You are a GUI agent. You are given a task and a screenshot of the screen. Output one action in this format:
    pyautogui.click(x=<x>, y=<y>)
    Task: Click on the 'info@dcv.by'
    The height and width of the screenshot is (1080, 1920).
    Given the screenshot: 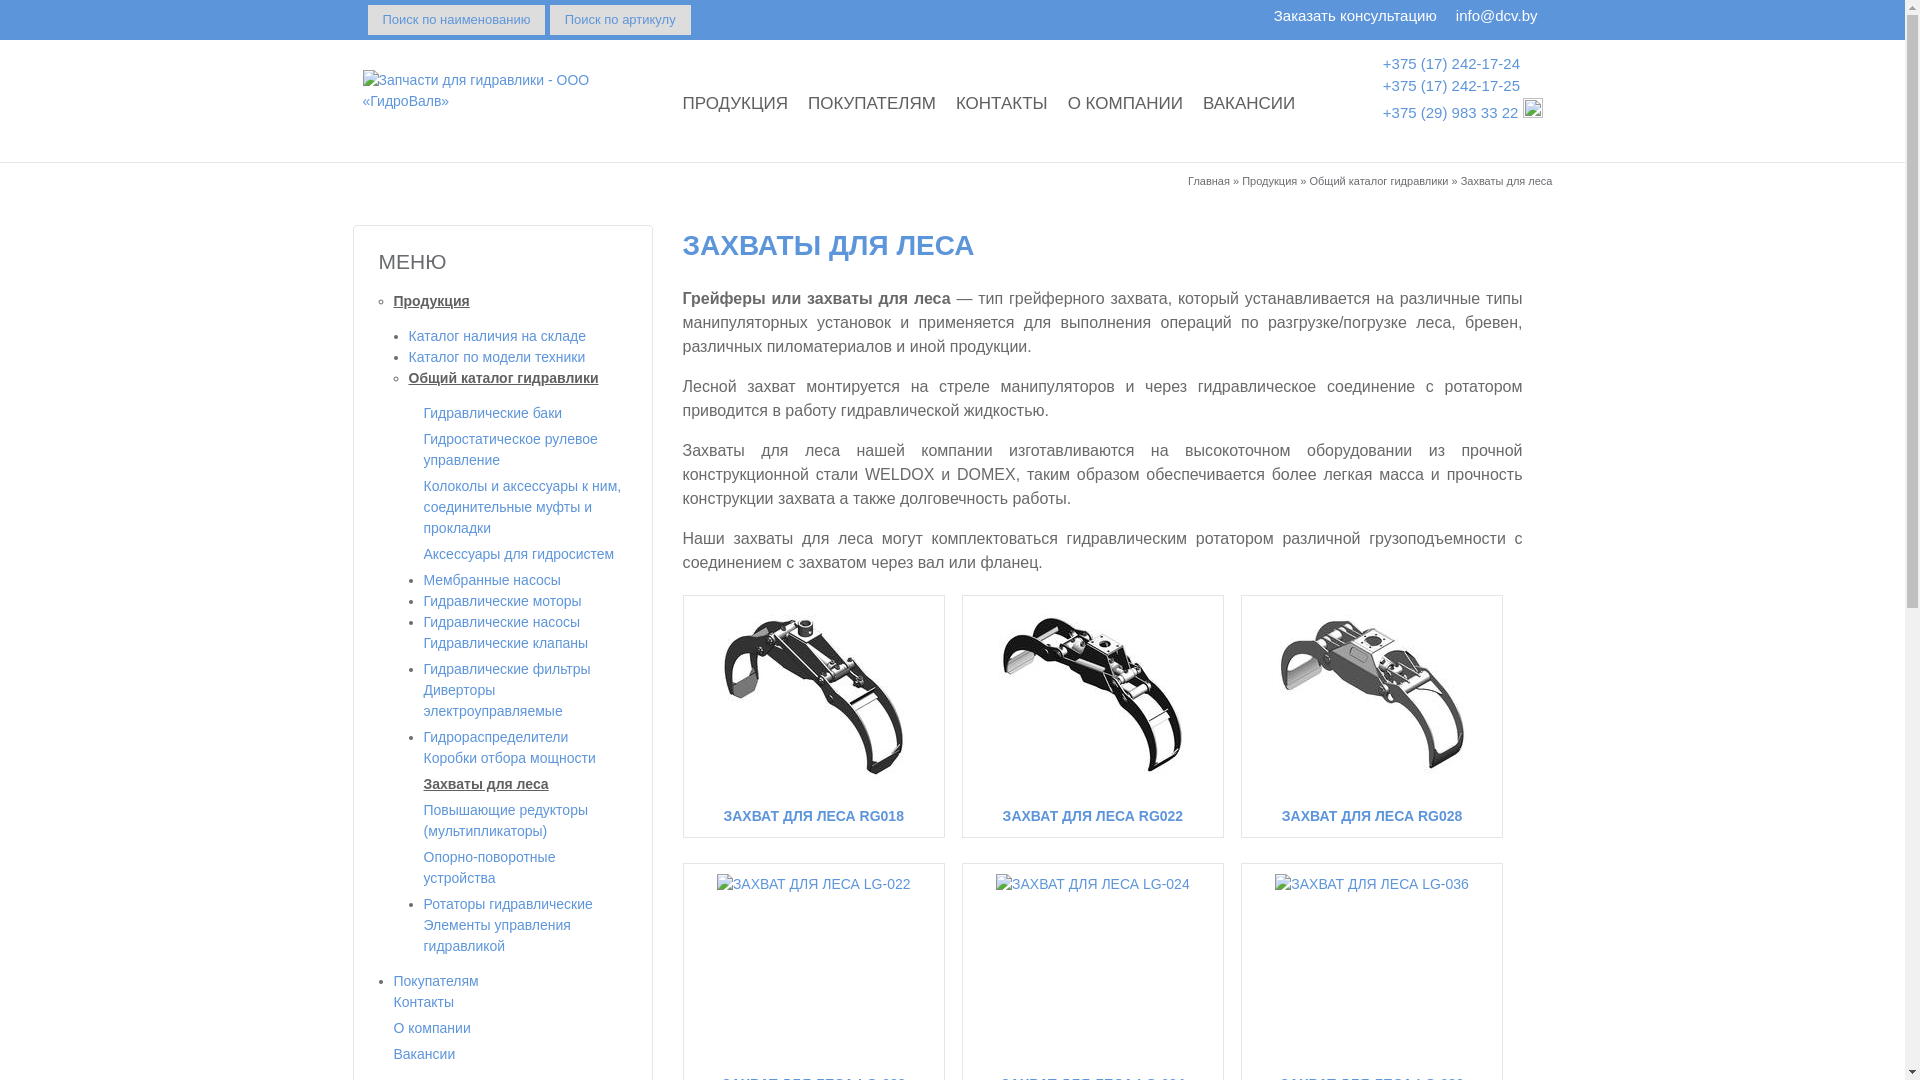 What is the action you would take?
    pyautogui.click(x=1455, y=15)
    